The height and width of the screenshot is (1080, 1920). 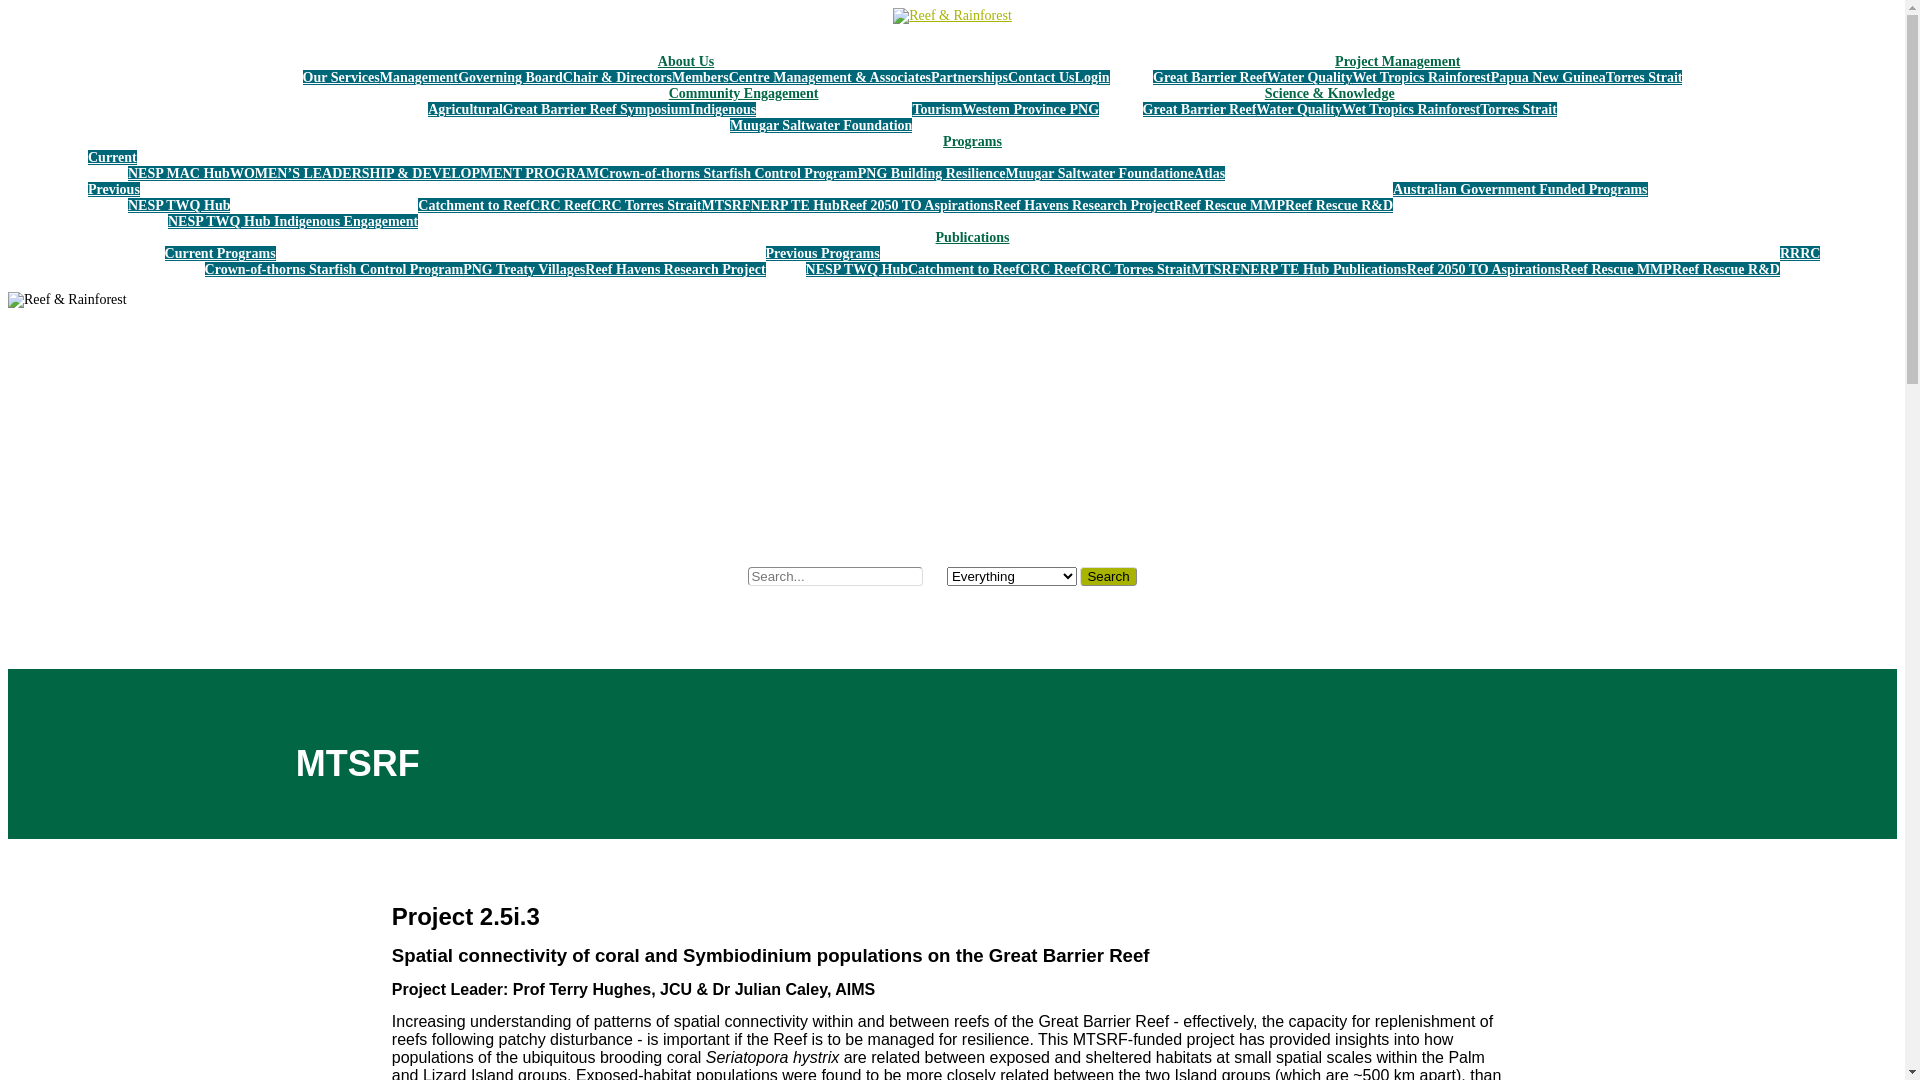 What do you see at coordinates (595, 109) in the screenshot?
I see `'Great Barrier Reef Symposium'` at bounding box center [595, 109].